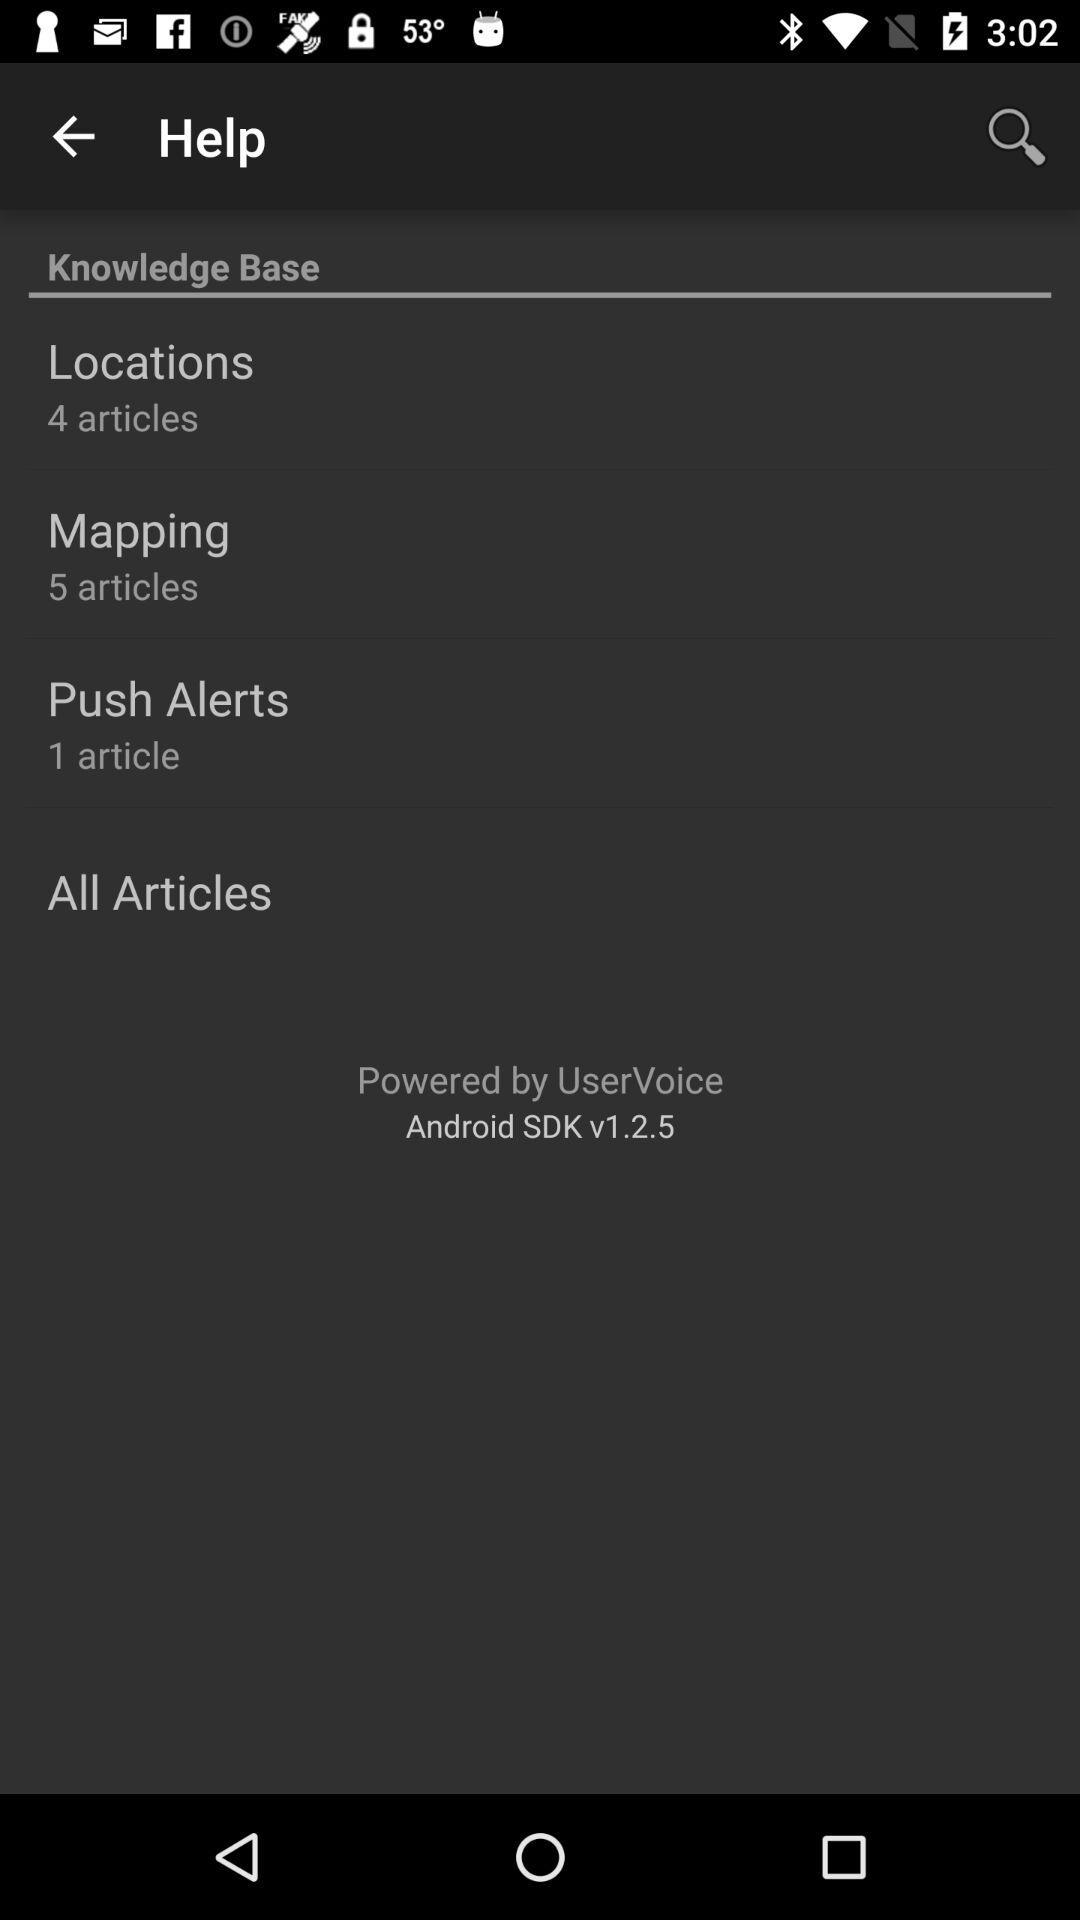  What do you see at coordinates (540, 254) in the screenshot?
I see `icon above the locations` at bounding box center [540, 254].